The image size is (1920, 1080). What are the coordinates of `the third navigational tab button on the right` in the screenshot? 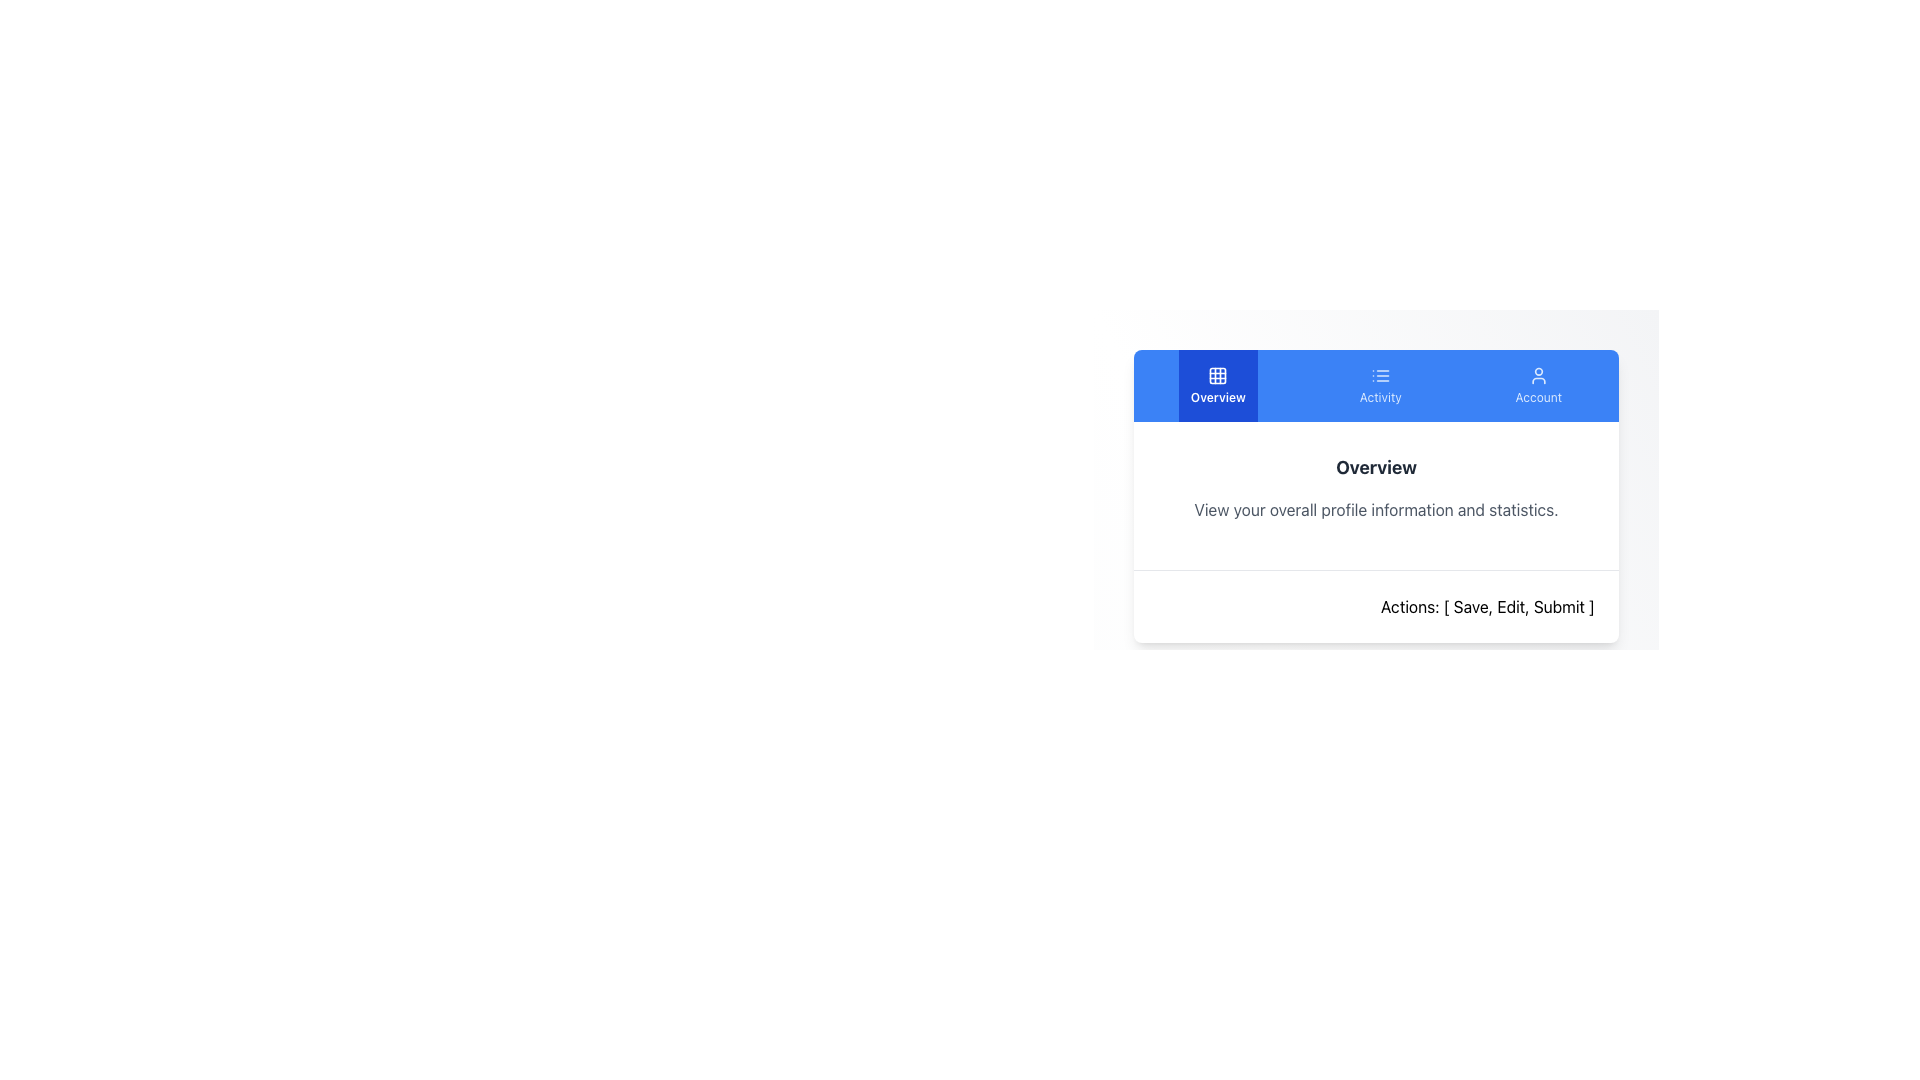 It's located at (1537, 385).